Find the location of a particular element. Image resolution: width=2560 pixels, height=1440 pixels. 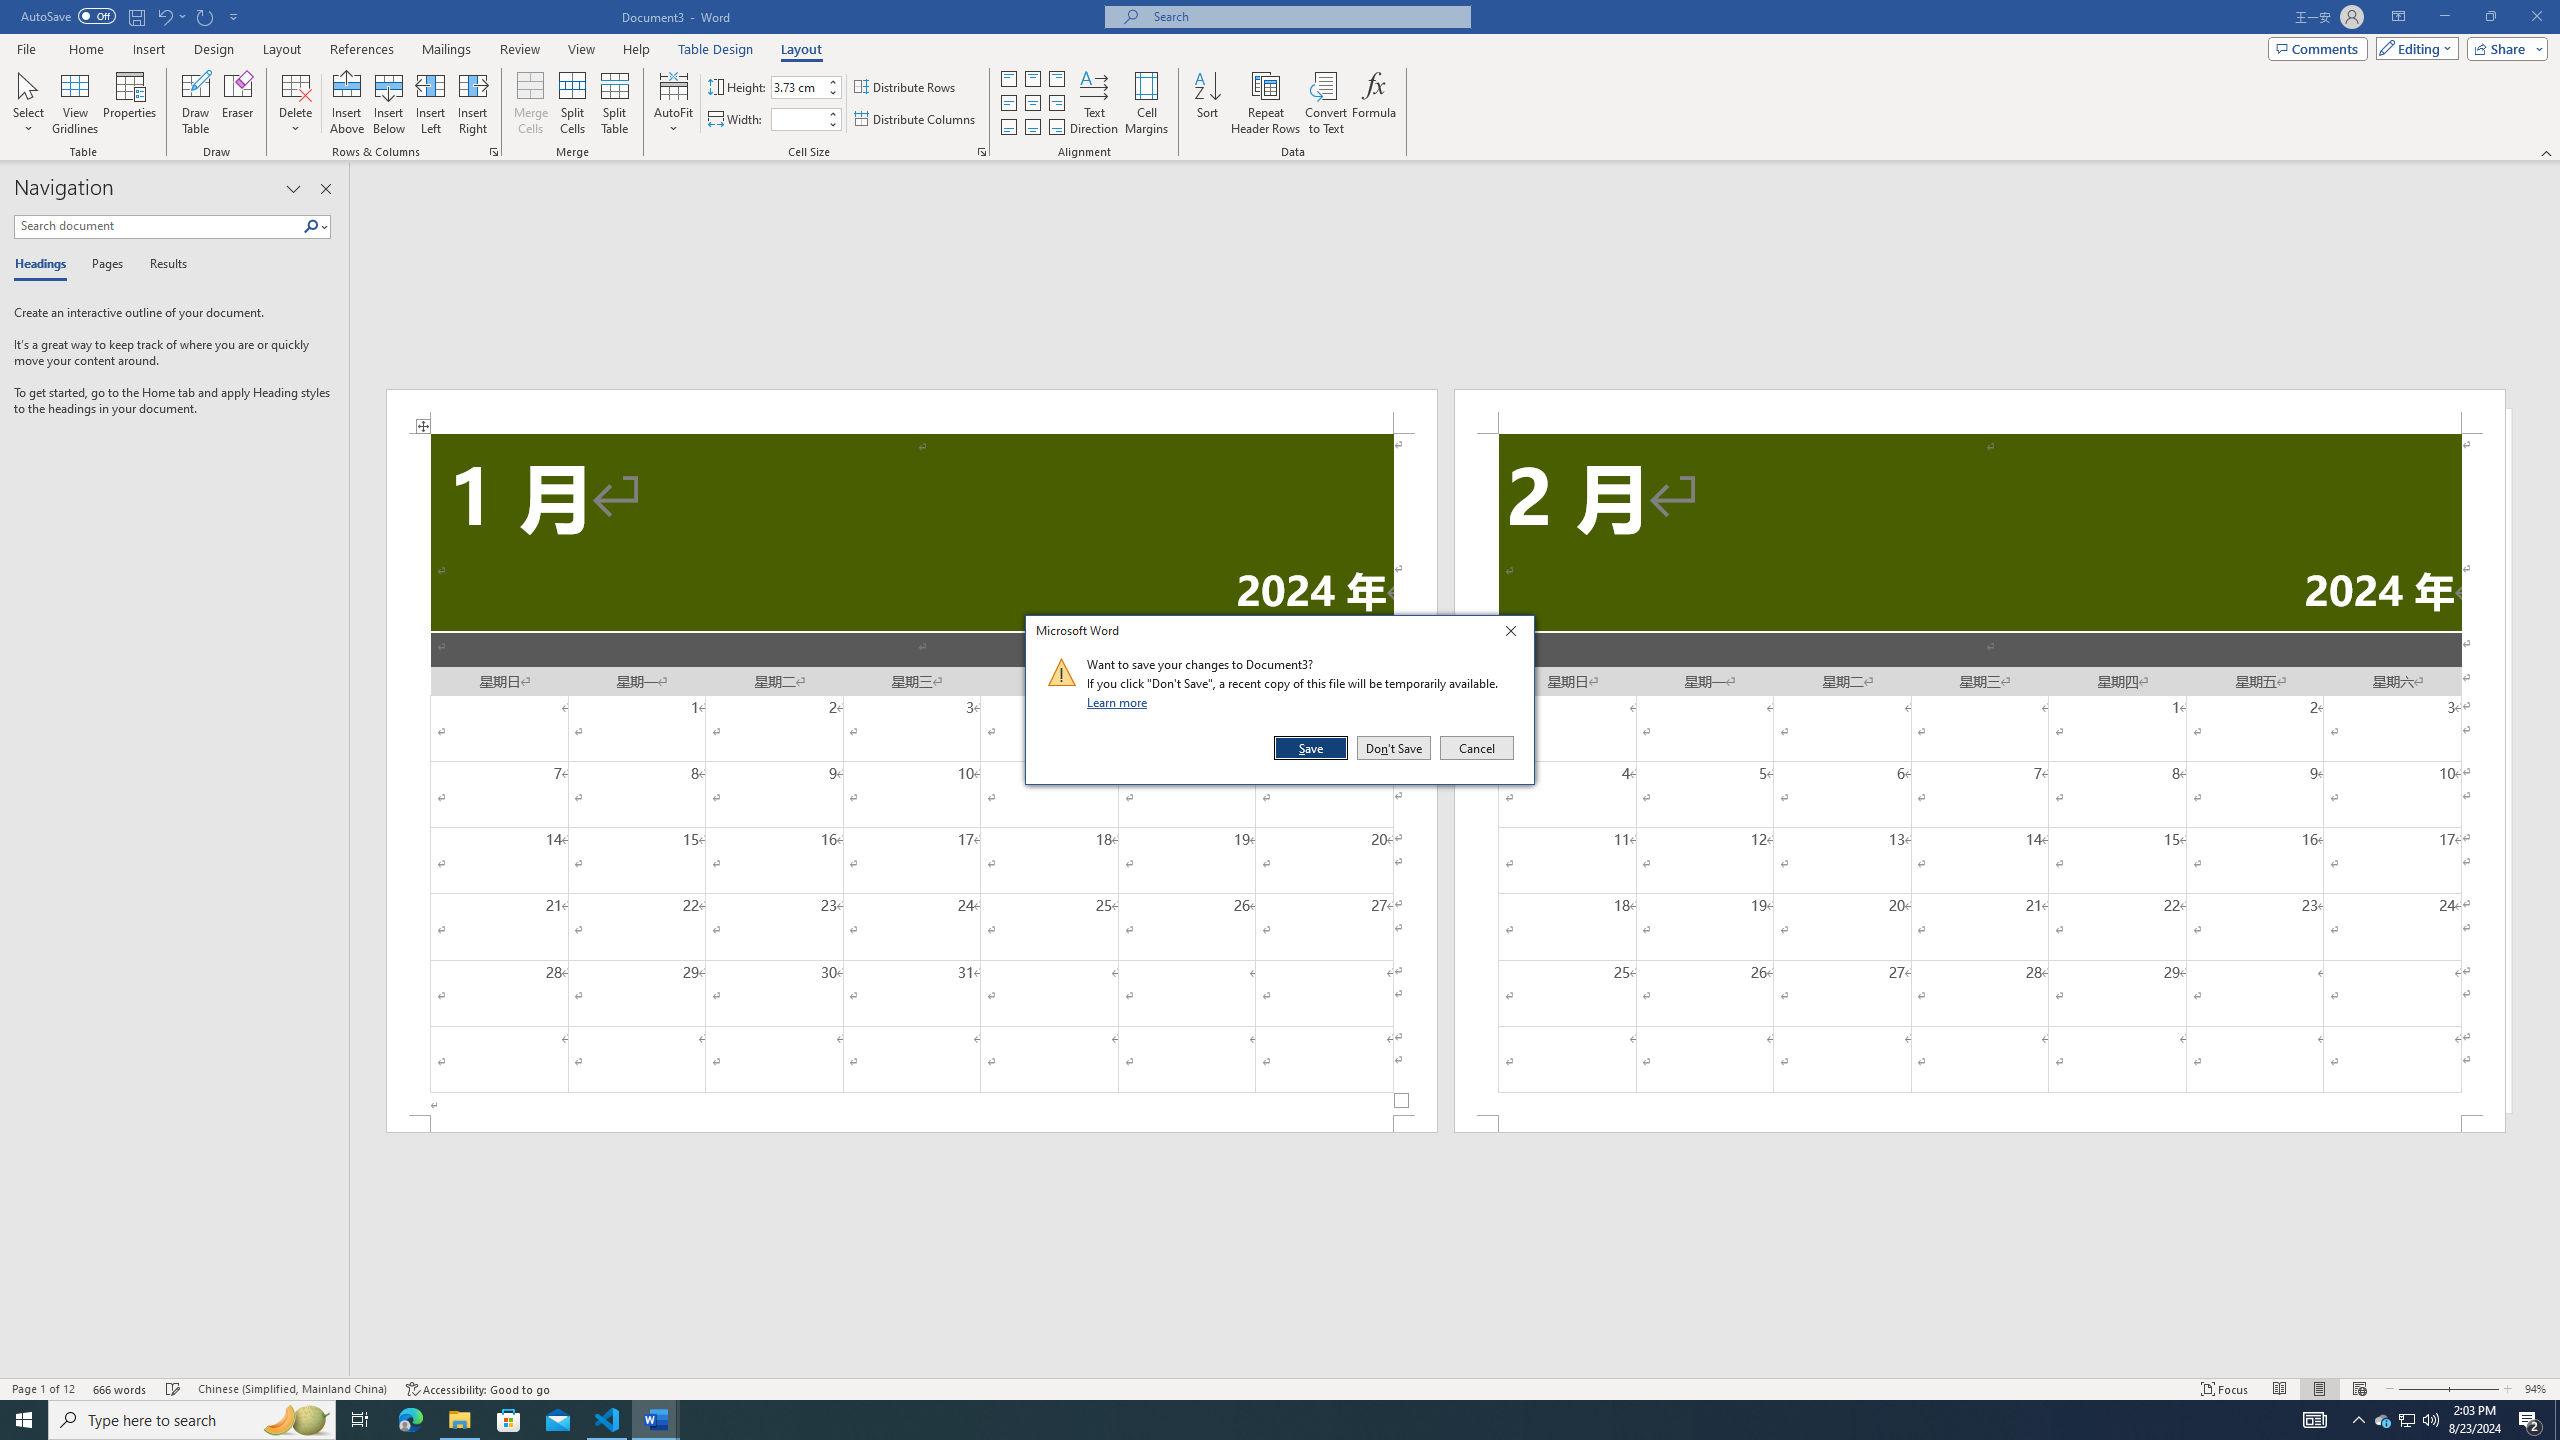

'Action Center, 2 new notifications' is located at coordinates (2530, 1418).